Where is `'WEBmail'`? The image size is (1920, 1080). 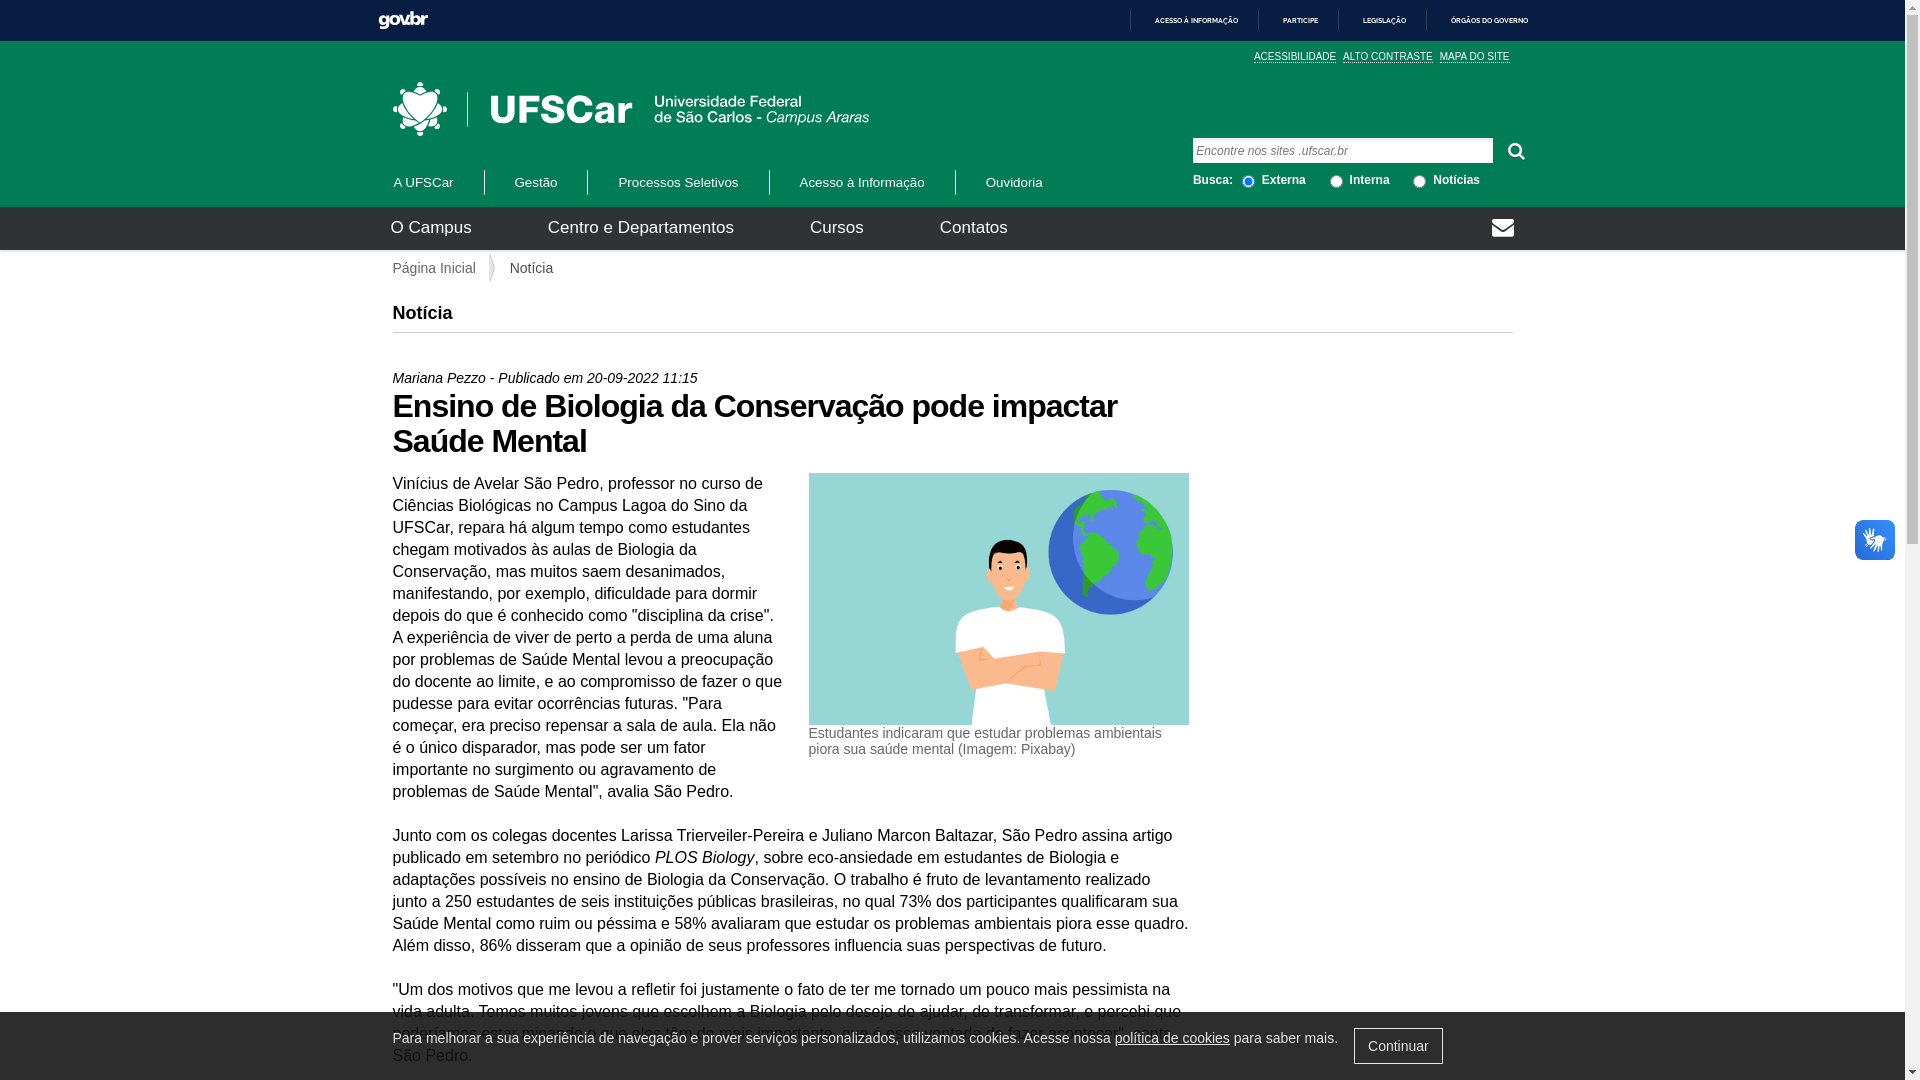
'WEBmail' is located at coordinates (1502, 229).